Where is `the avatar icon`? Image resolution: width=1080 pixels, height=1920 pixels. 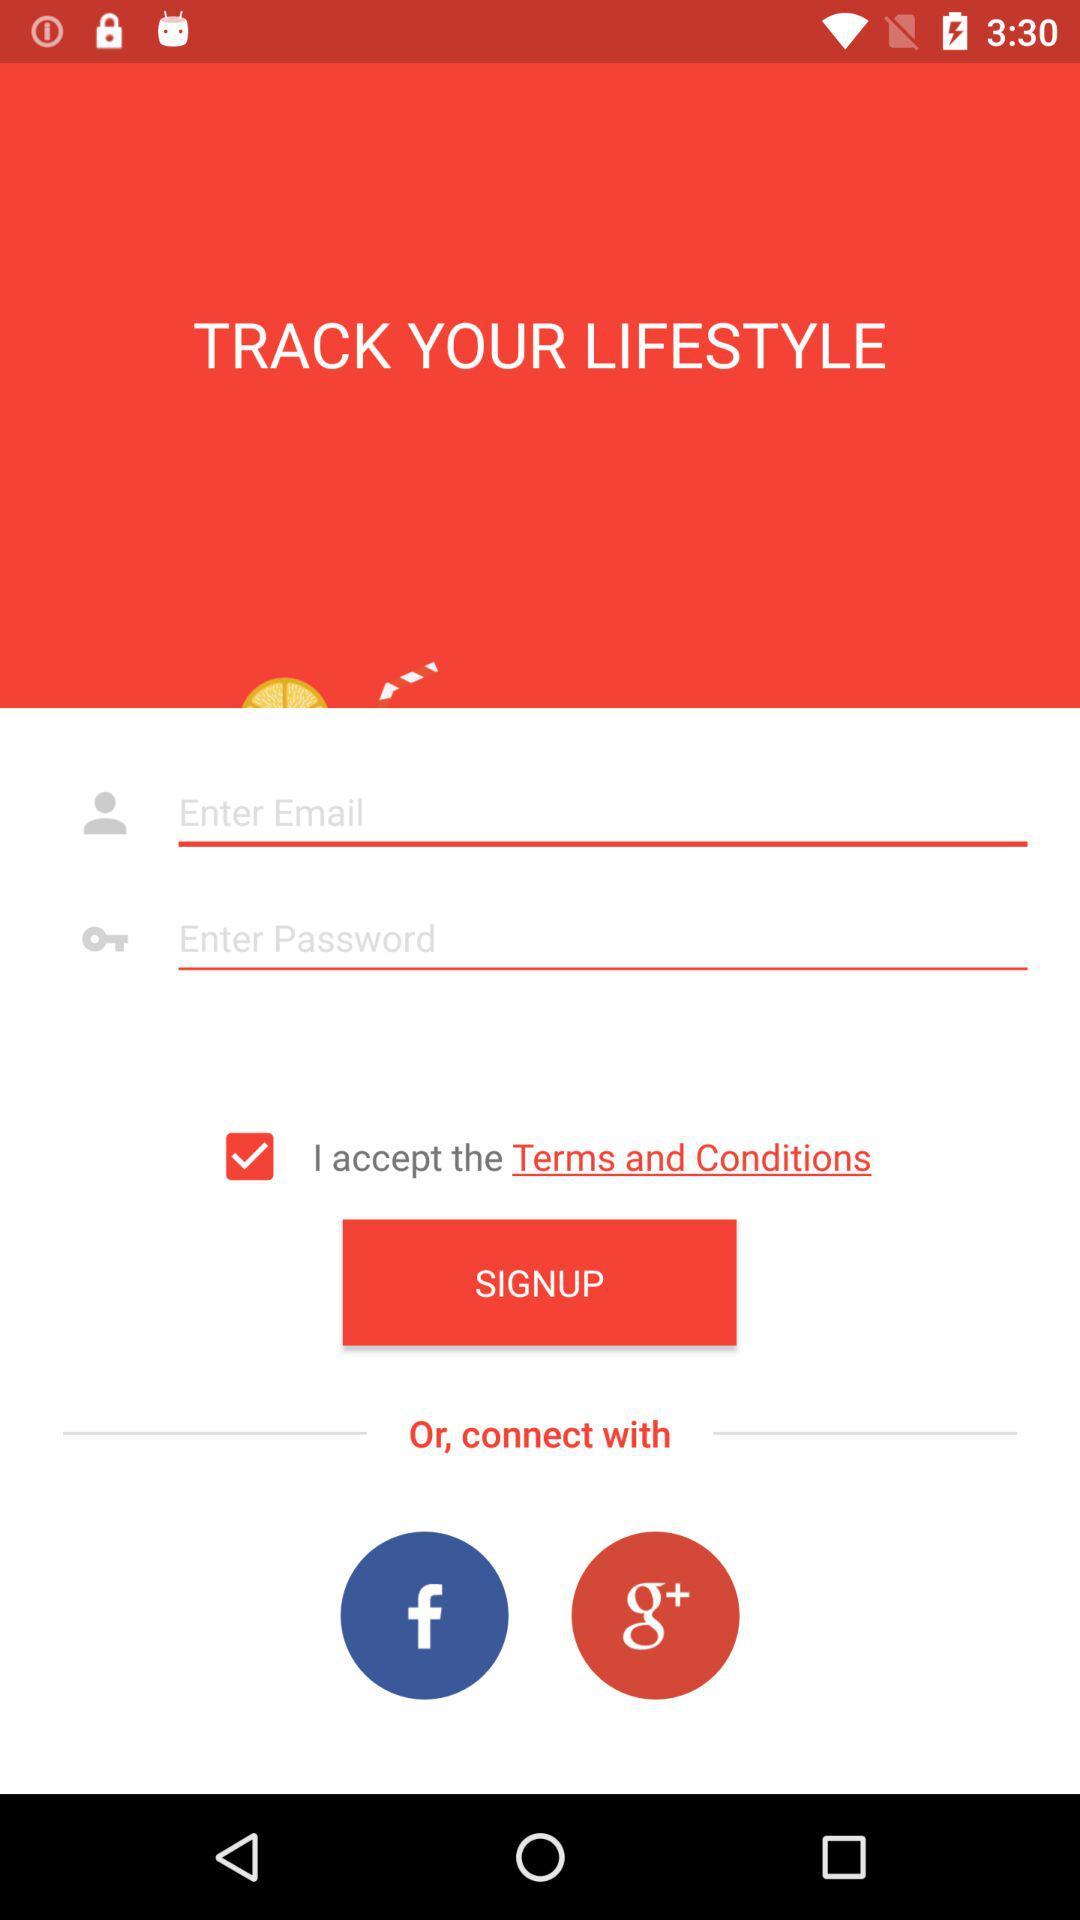
the avatar icon is located at coordinates (104, 812).